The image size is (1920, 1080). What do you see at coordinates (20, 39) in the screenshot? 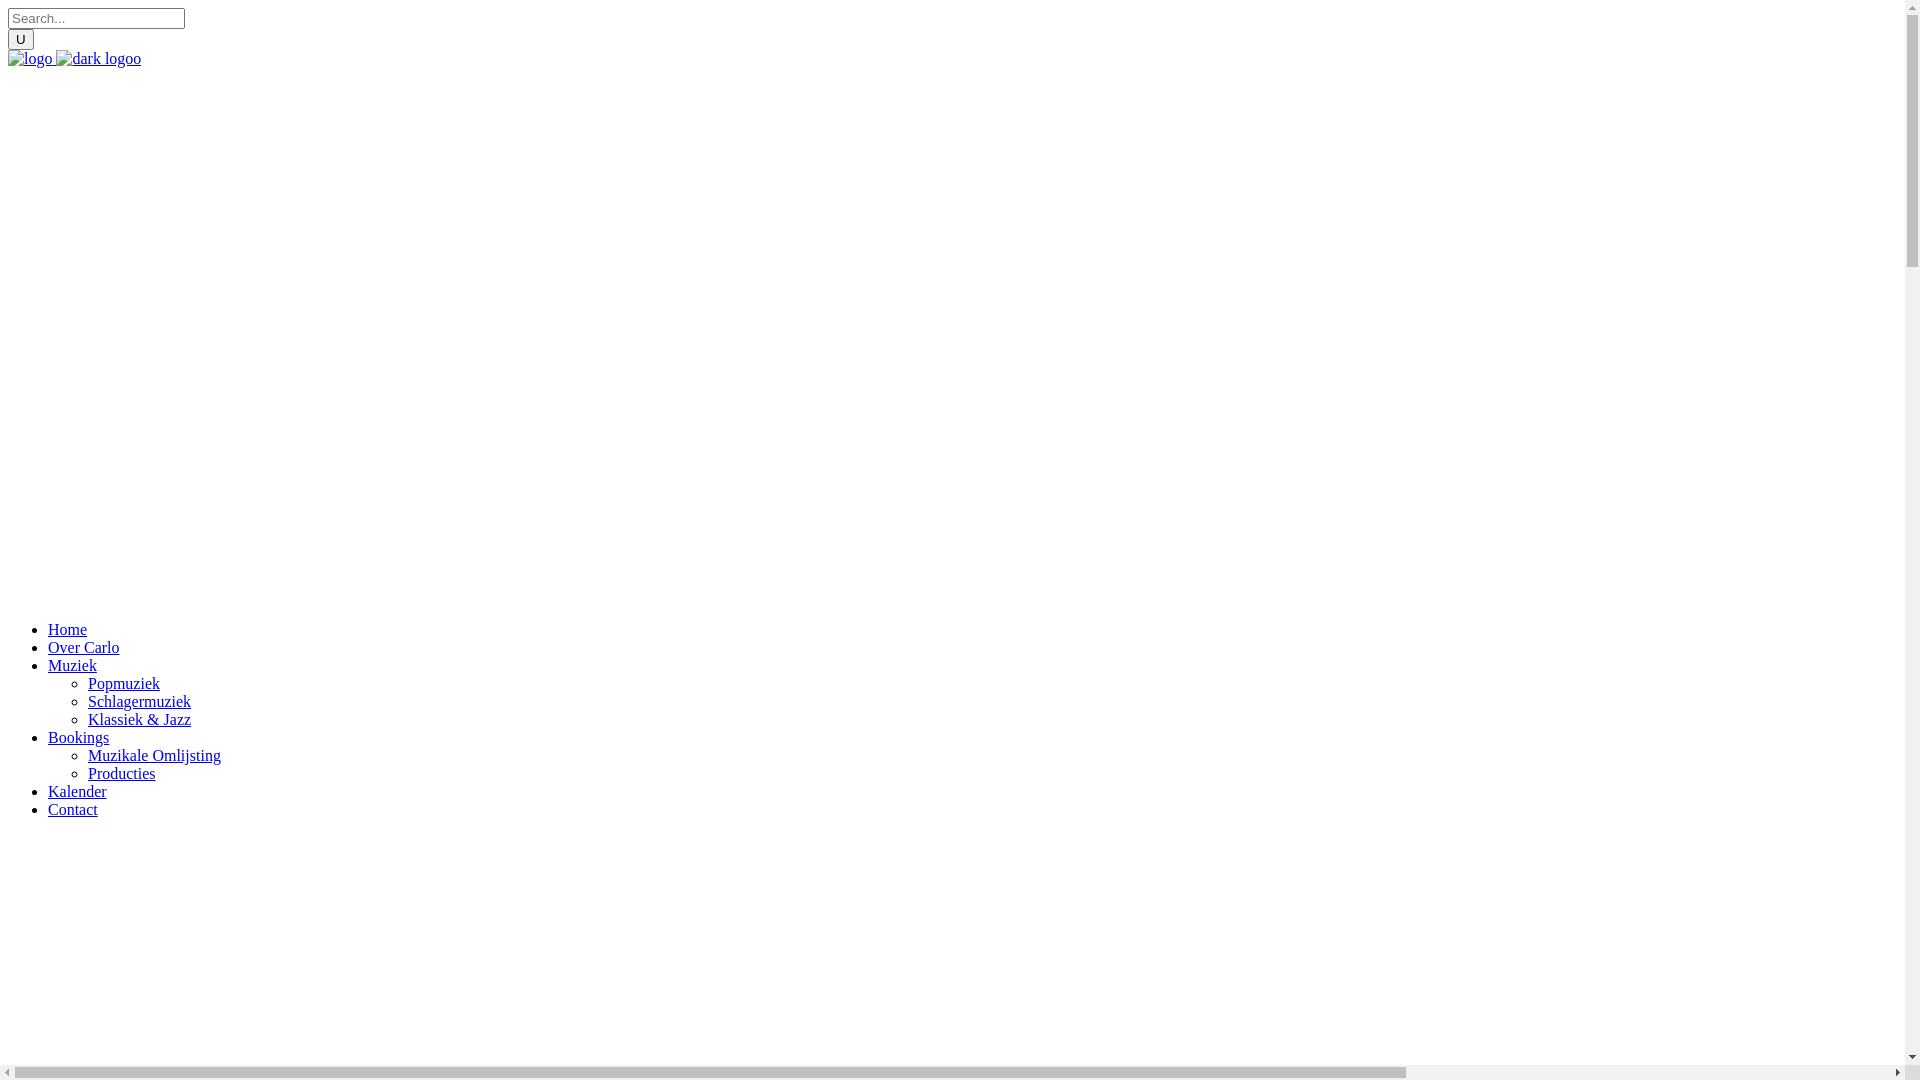
I see `'U'` at bounding box center [20, 39].